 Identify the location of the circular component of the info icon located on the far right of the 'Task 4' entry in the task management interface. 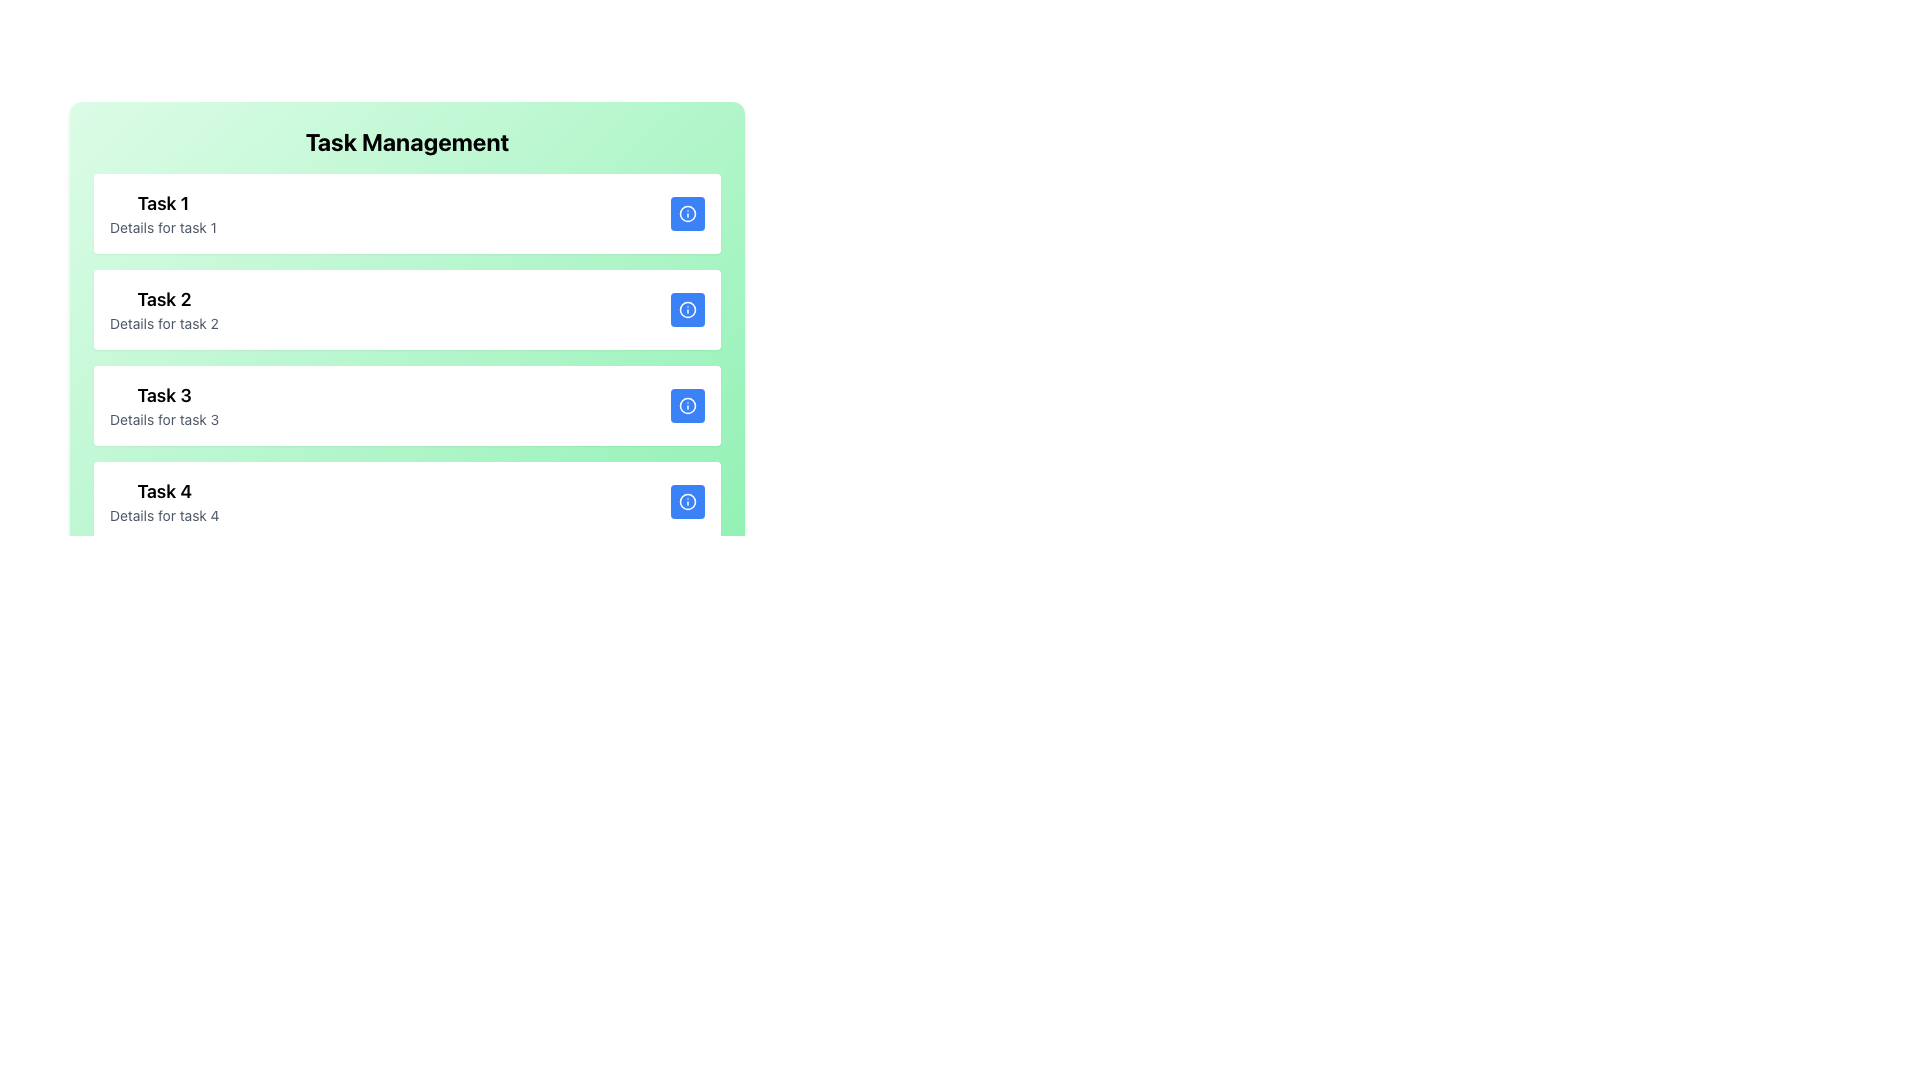
(687, 500).